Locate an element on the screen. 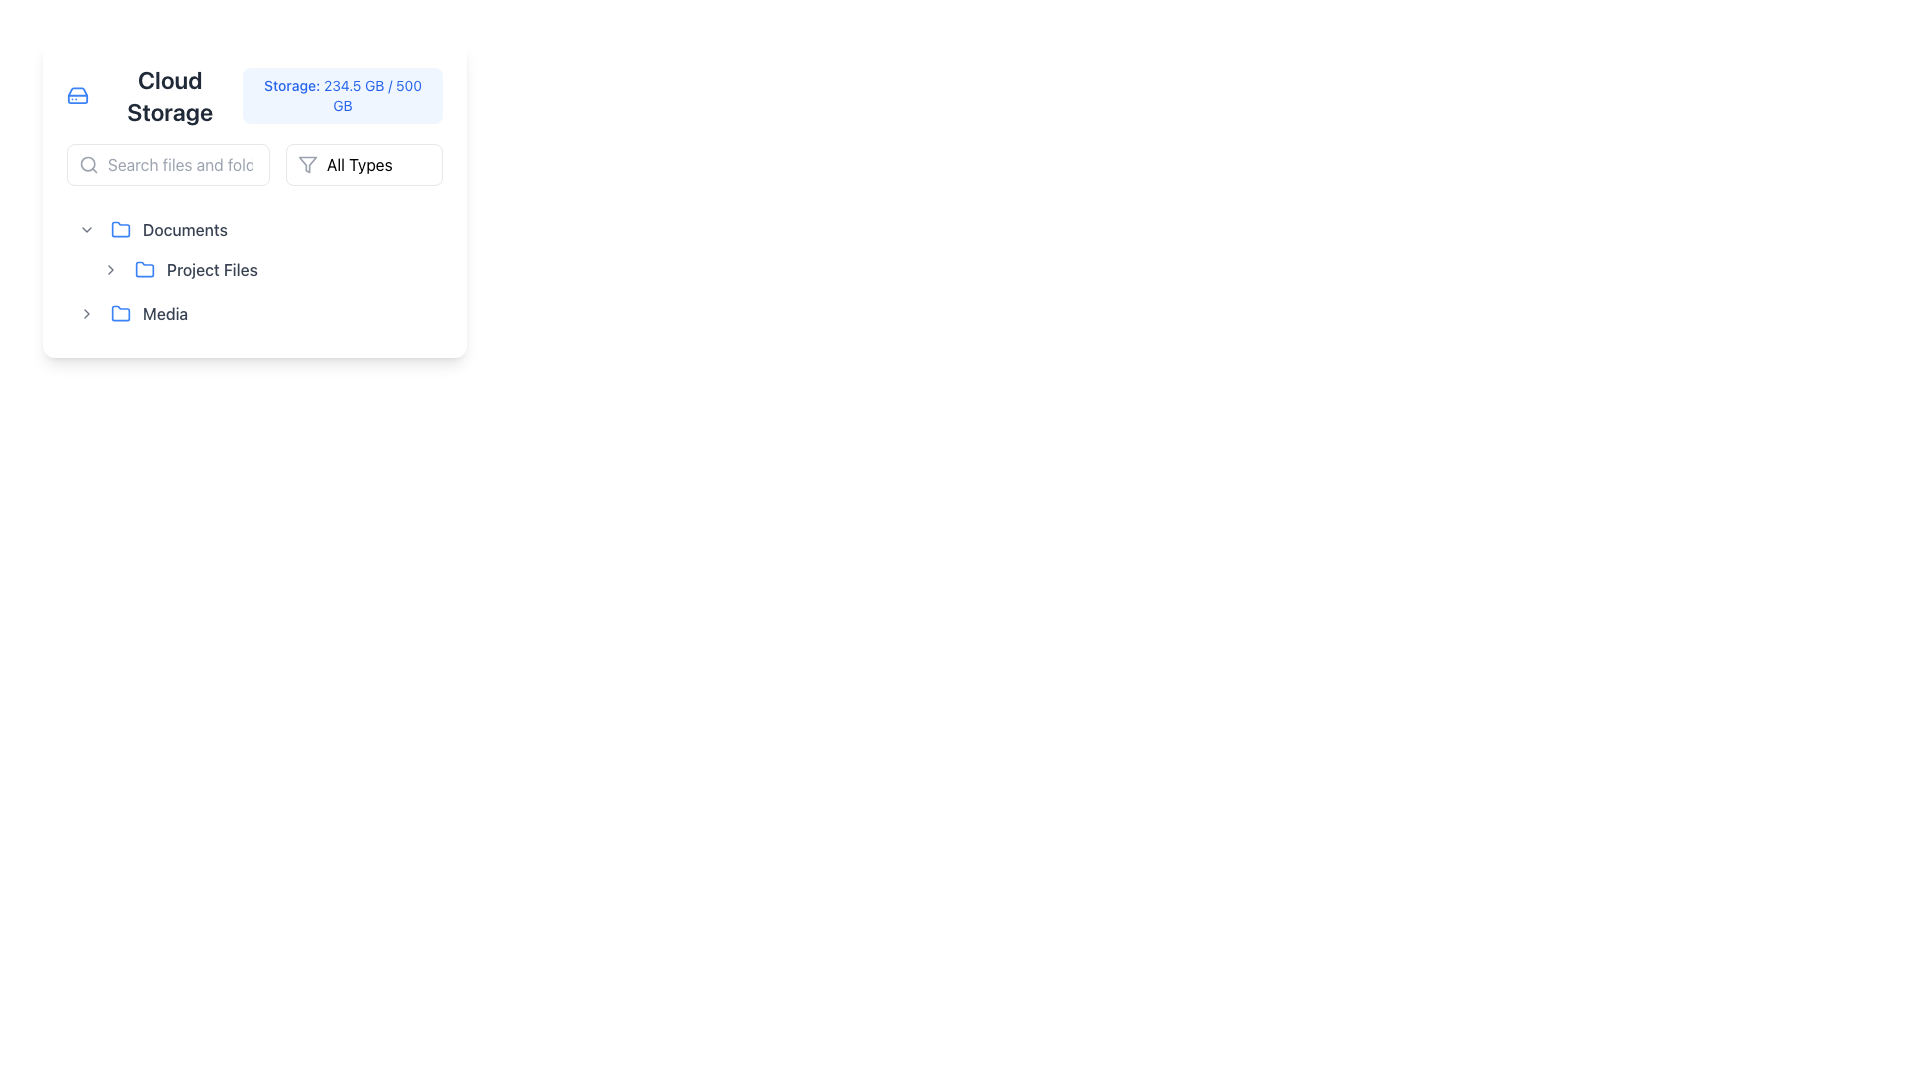 Image resolution: width=1920 pixels, height=1080 pixels. the circular lens of the magnifying glass icon located on the left side of the search bar is located at coordinates (87, 163).